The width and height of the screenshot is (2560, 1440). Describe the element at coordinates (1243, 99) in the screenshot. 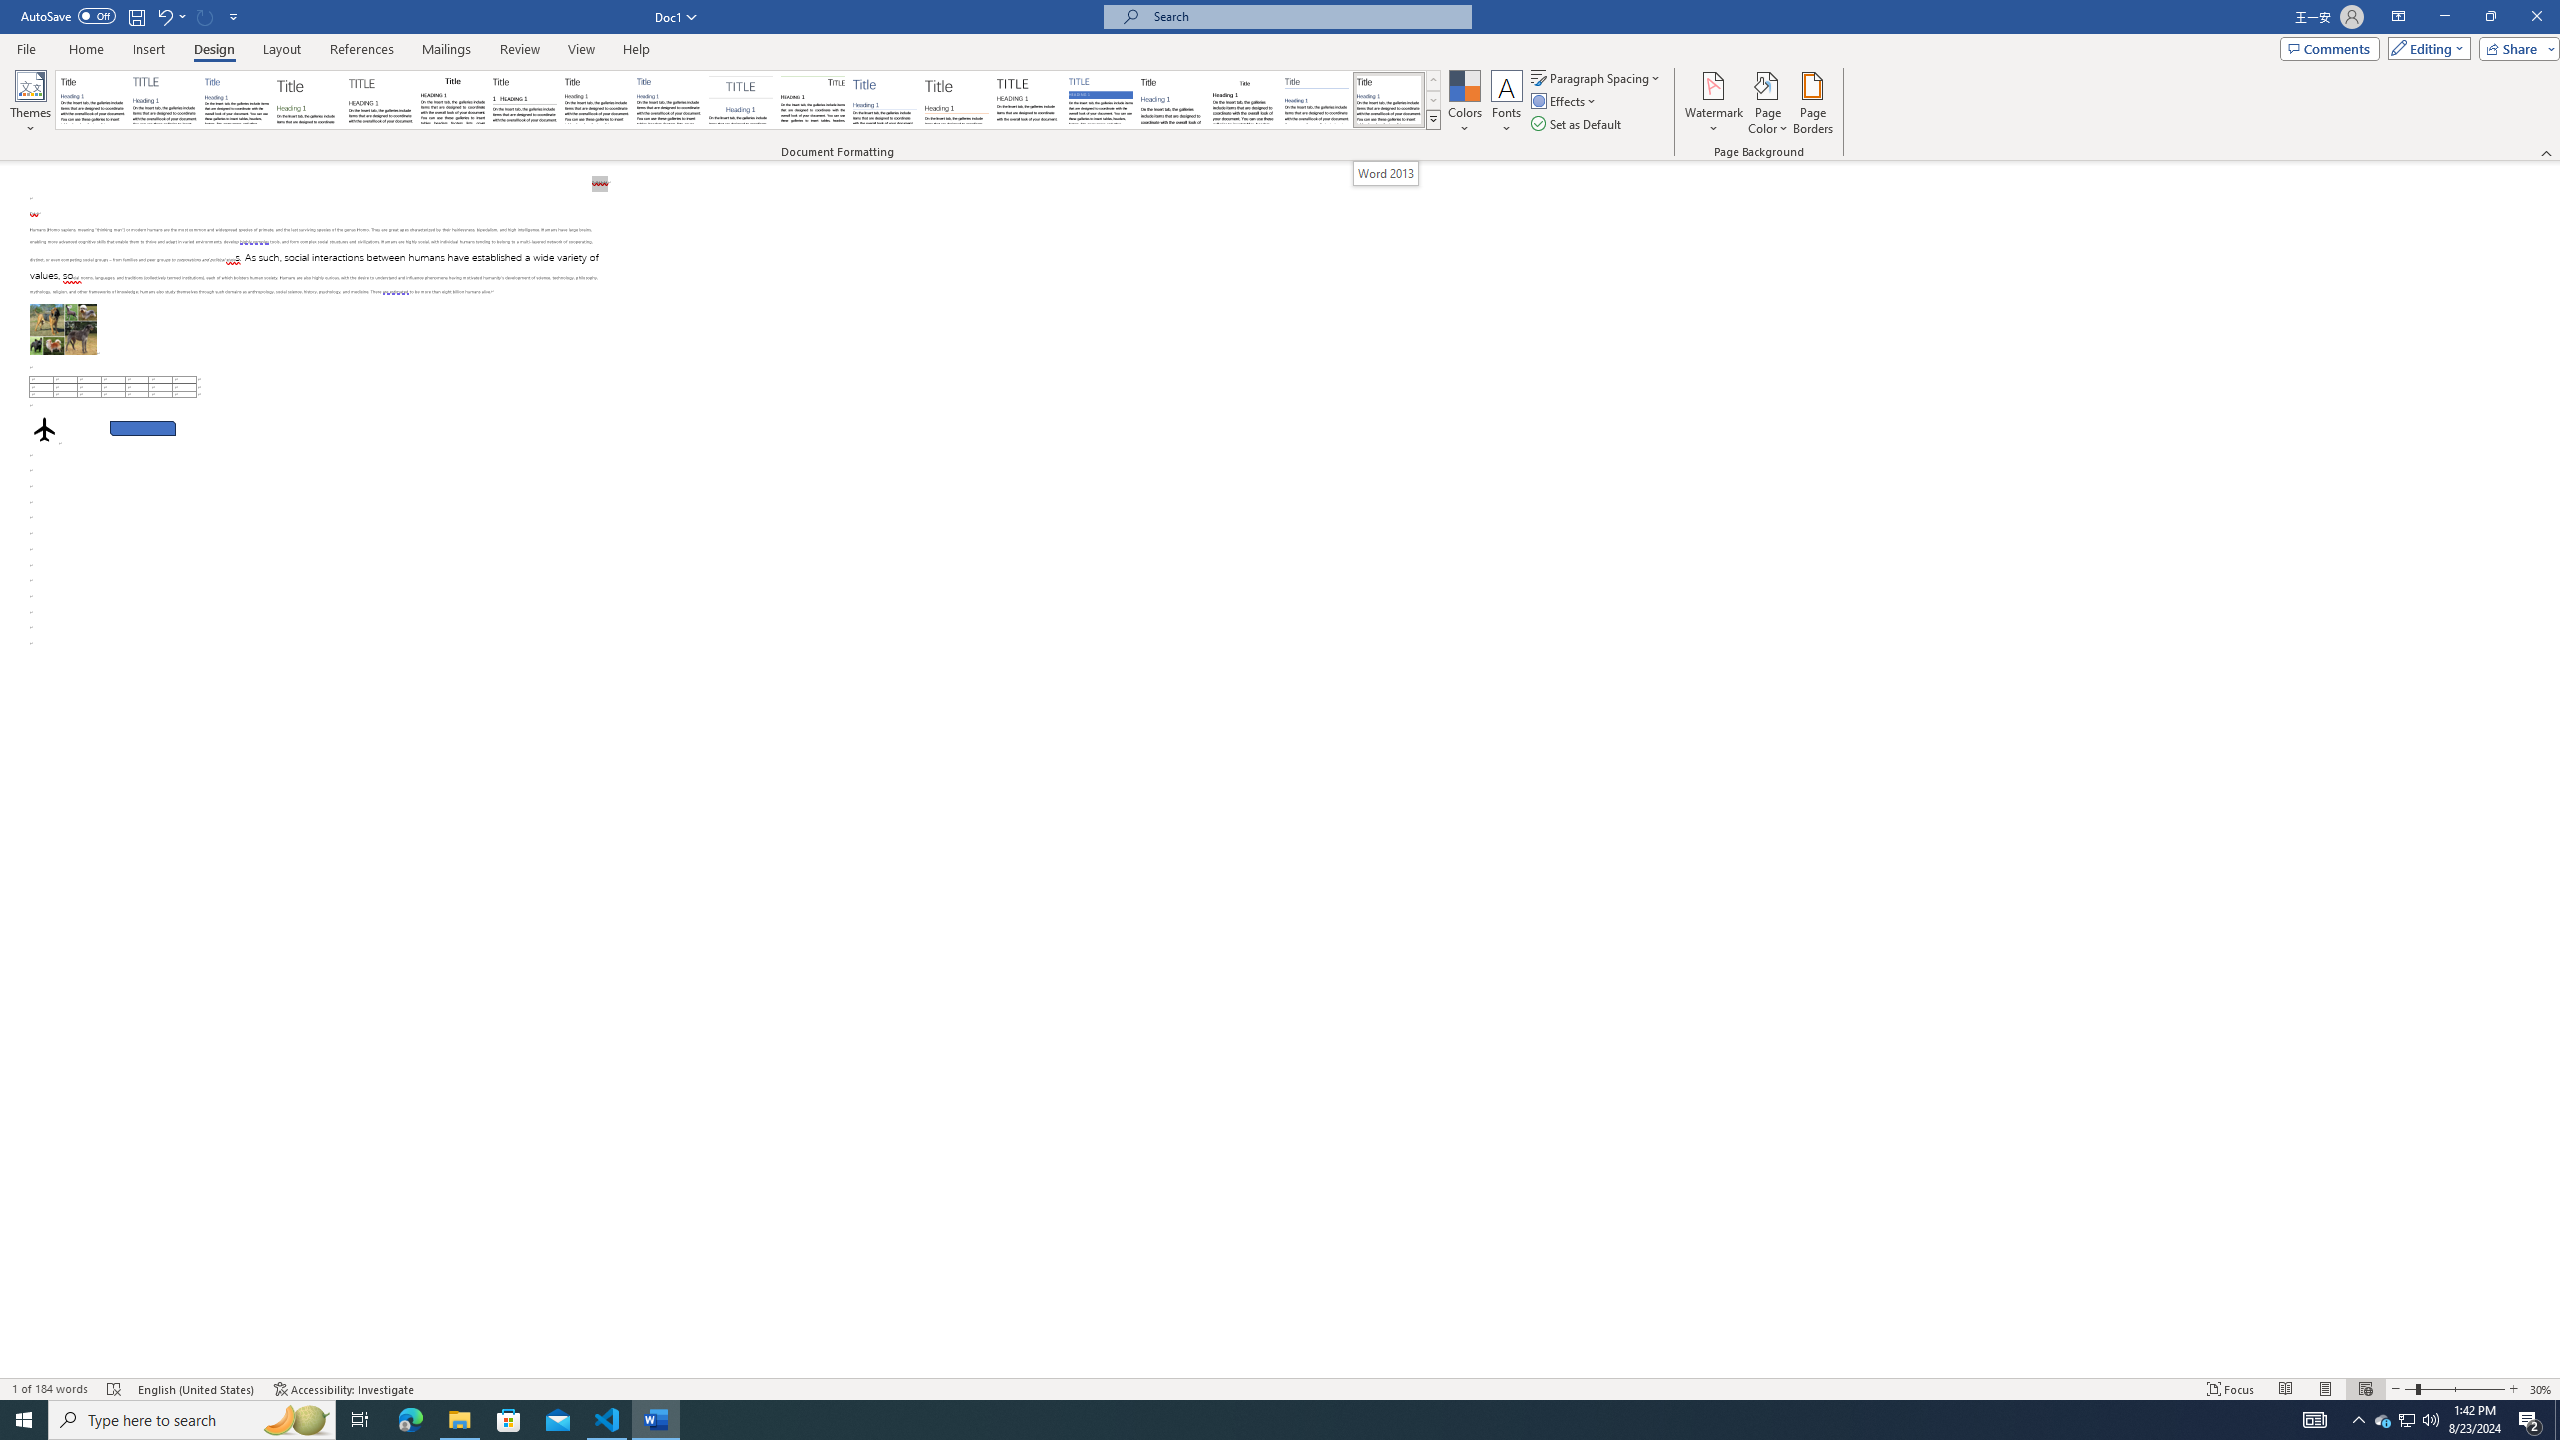

I see `'Word 2003'` at that location.